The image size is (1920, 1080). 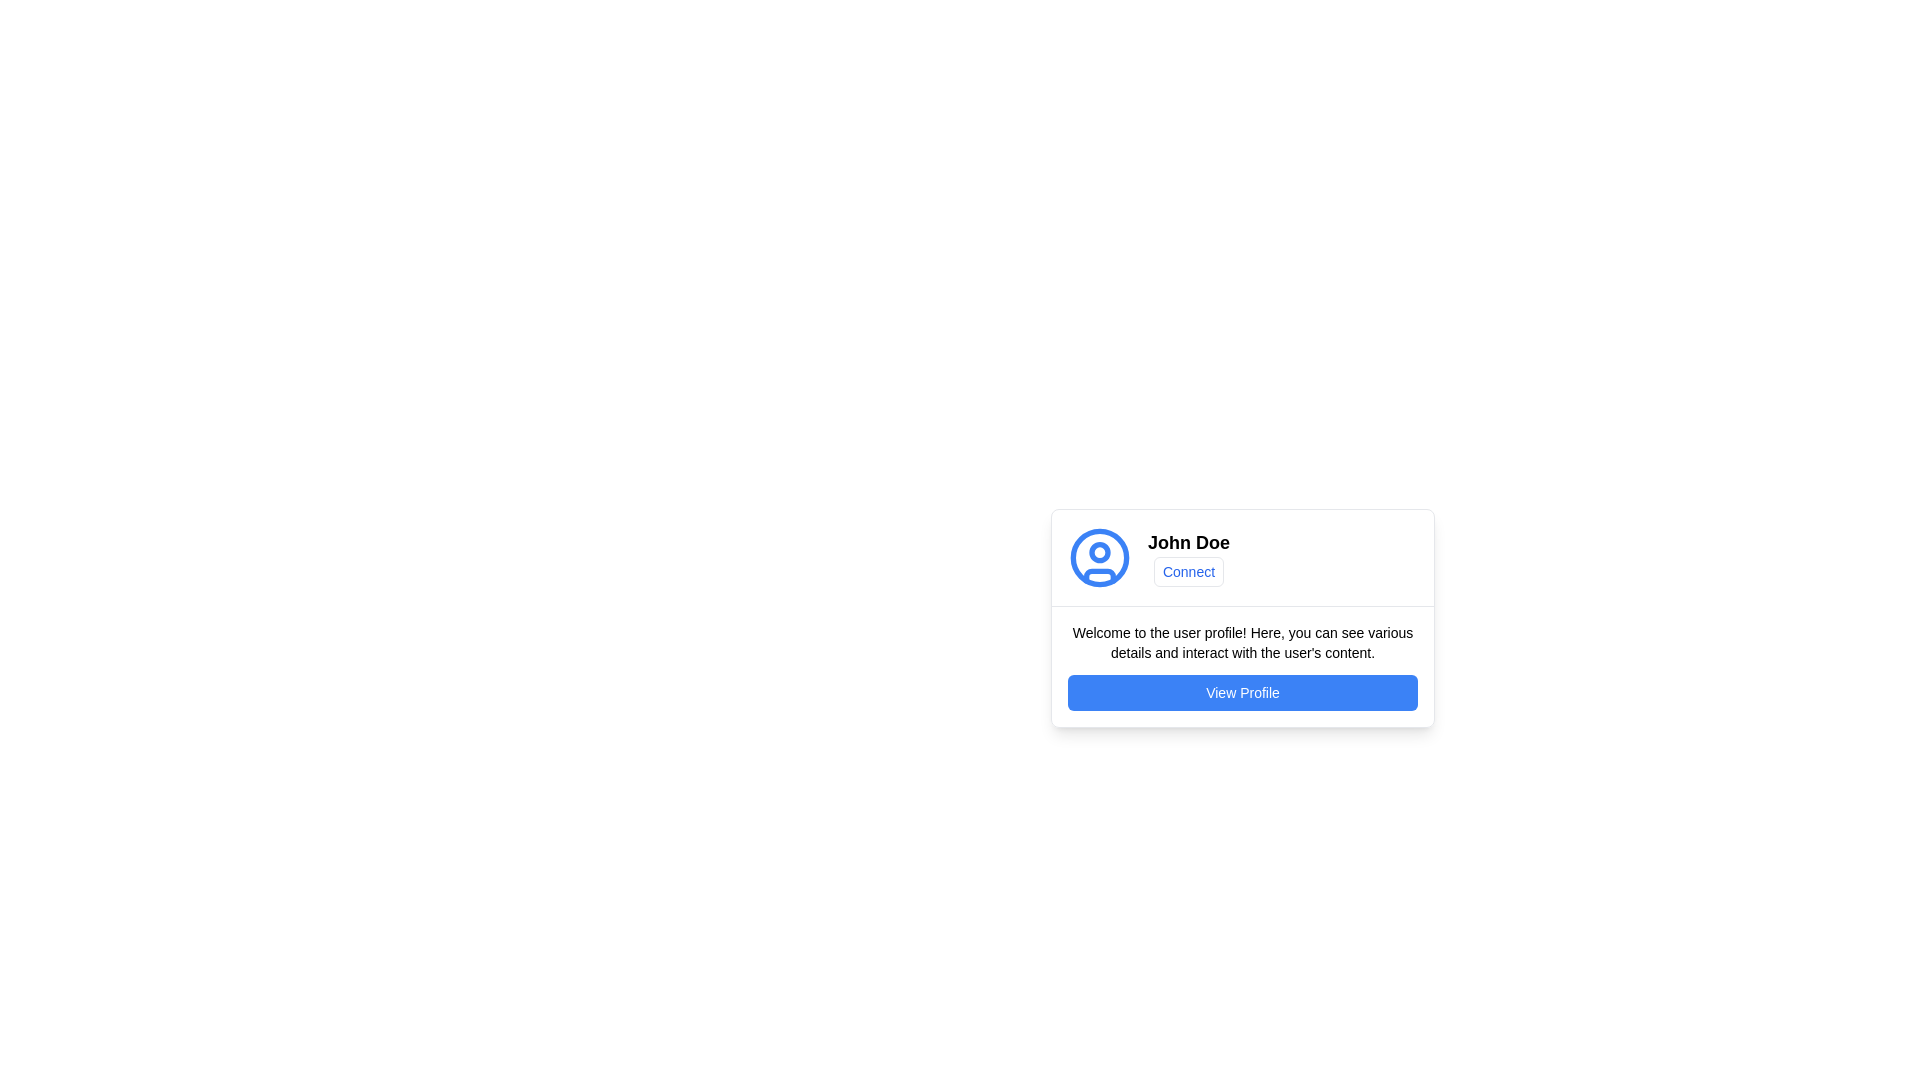 I want to click on the circular graphic representation with a blue outline located within the user avatar graphic, which is positioned to the left of the user name 'John Doe' and above the 'Connect' button, so click(x=1098, y=558).